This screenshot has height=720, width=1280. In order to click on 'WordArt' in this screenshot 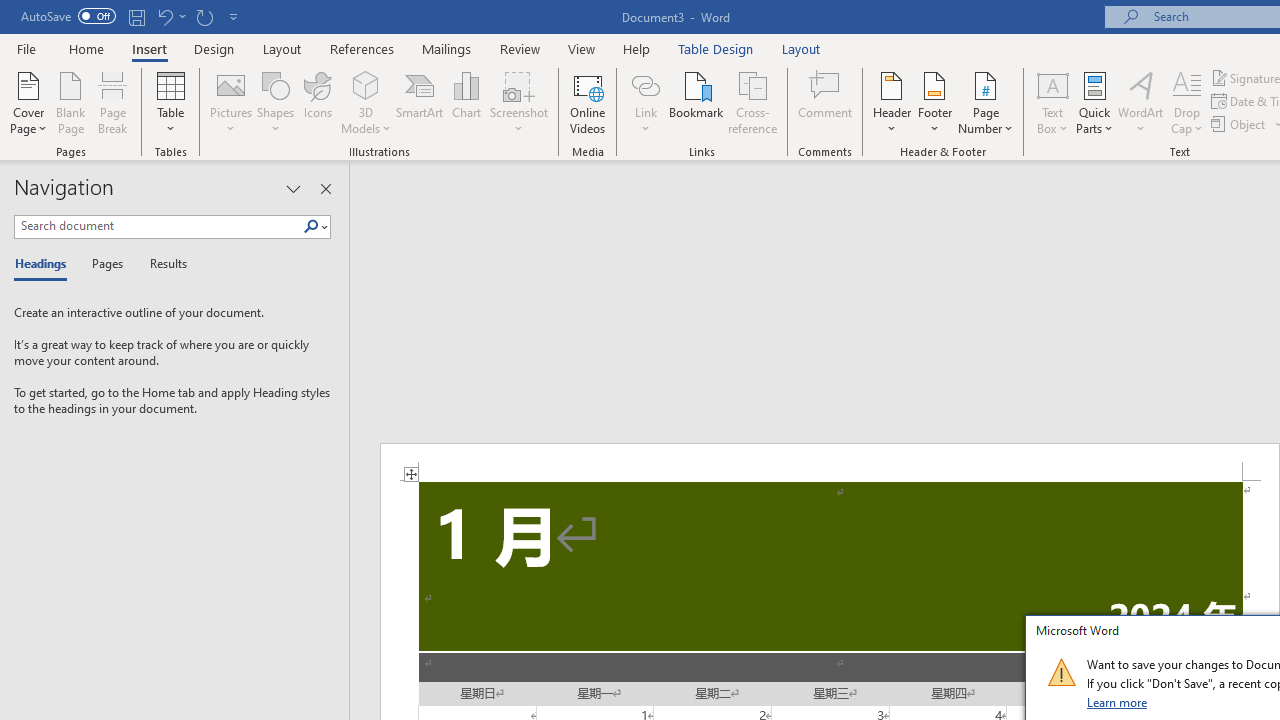, I will do `click(1141, 103)`.